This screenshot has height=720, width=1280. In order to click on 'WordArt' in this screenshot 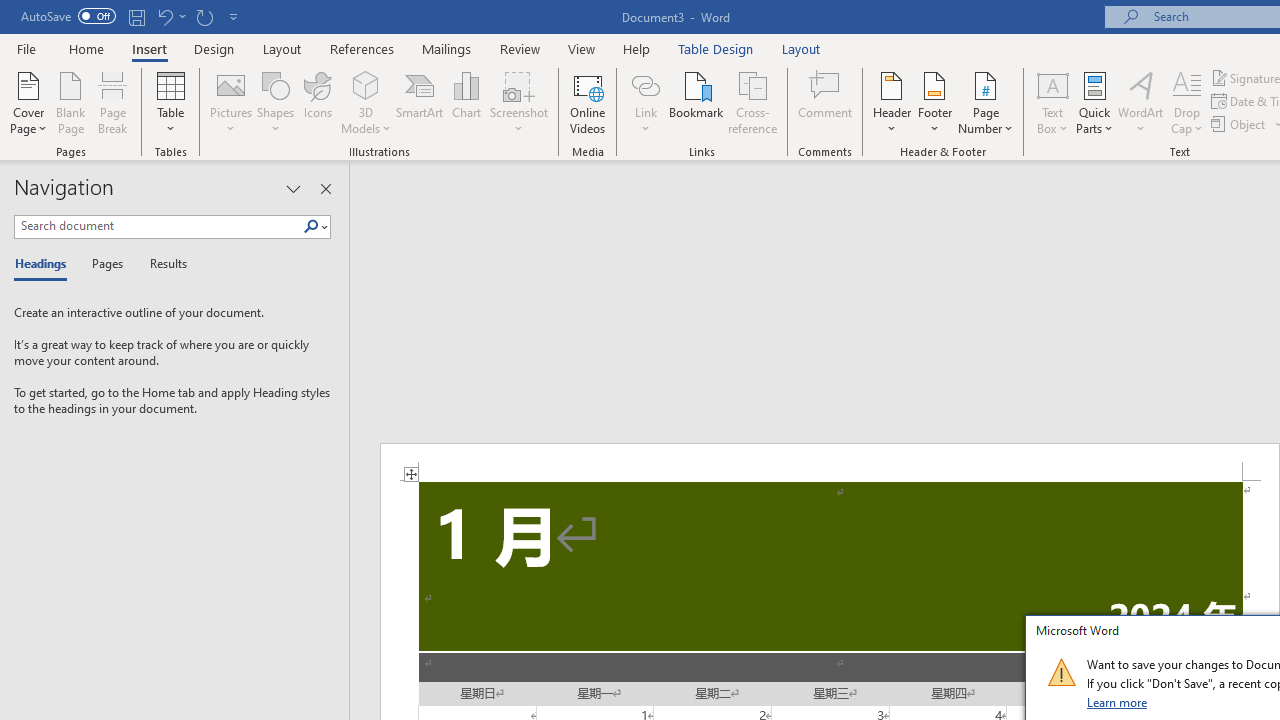, I will do `click(1141, 103)`.